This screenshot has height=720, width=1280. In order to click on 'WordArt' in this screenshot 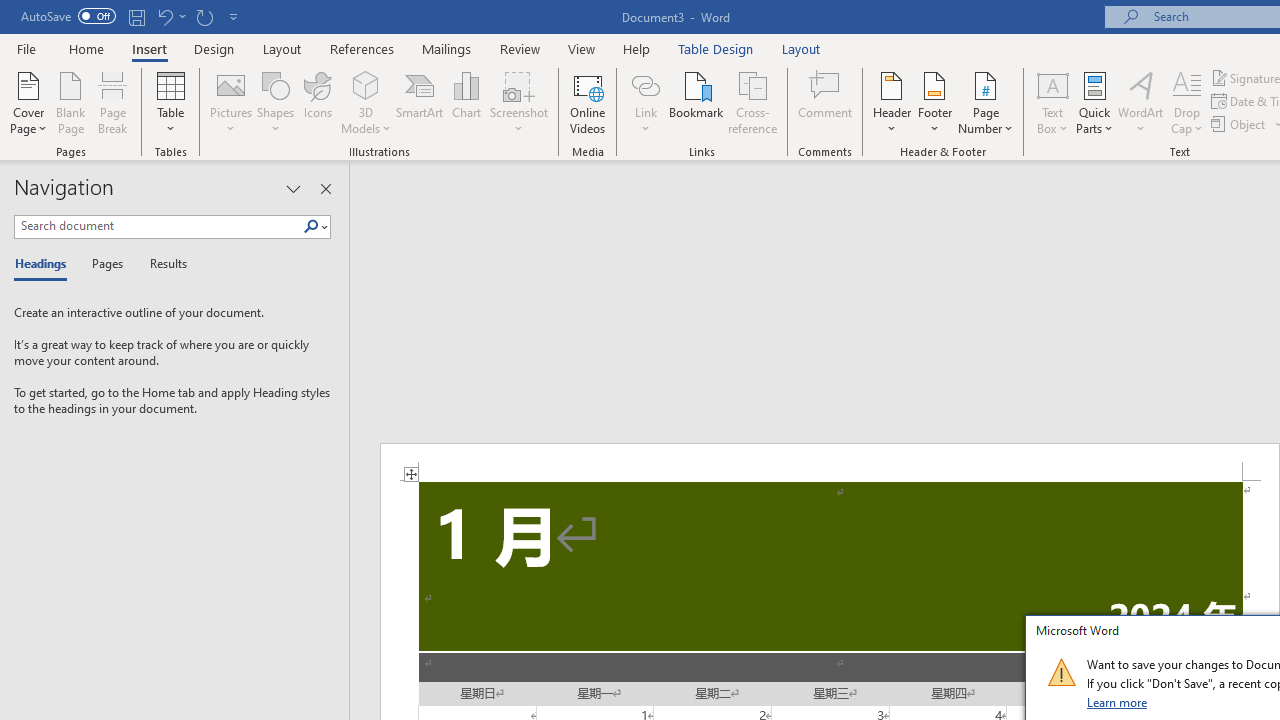, I will do `click(1141, 103)`.